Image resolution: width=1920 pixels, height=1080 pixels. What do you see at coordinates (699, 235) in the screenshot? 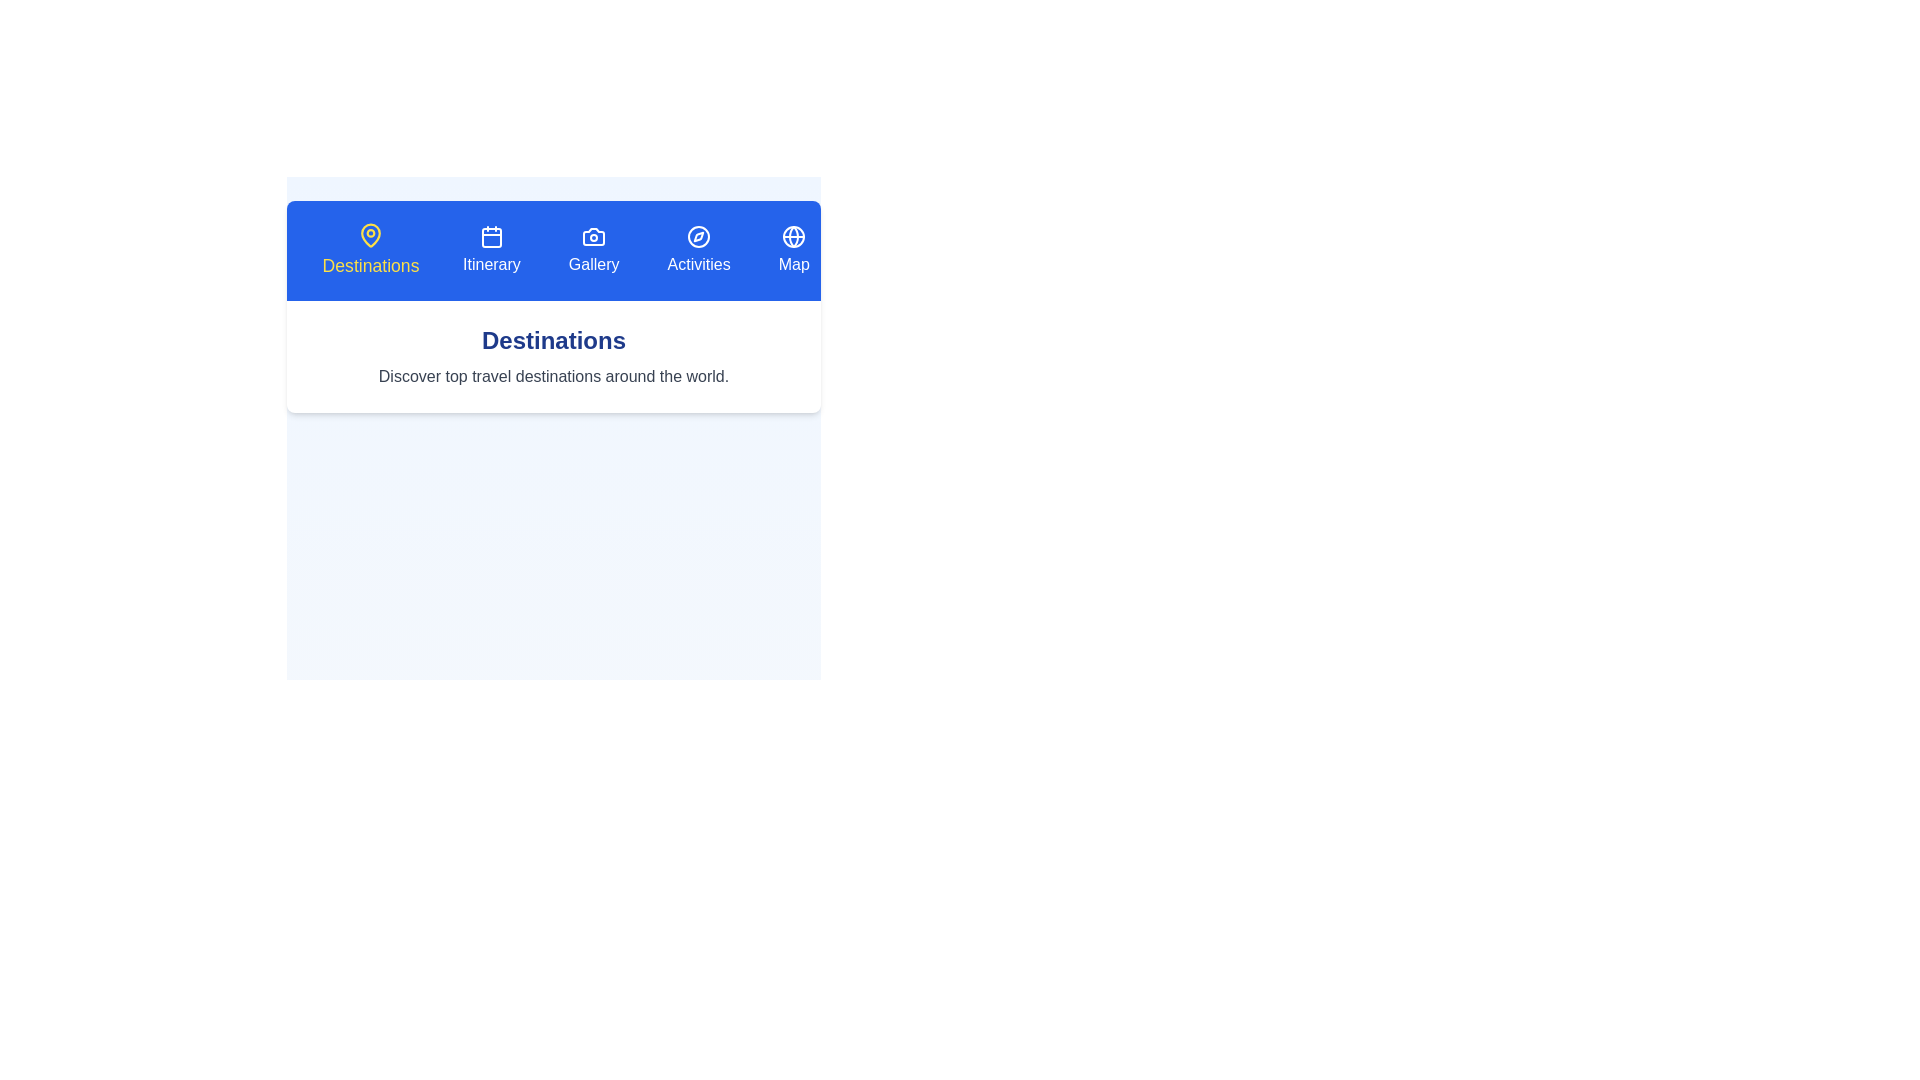
I see `the compass-style icon button in the menu bar` at bounding box center [699, 235].